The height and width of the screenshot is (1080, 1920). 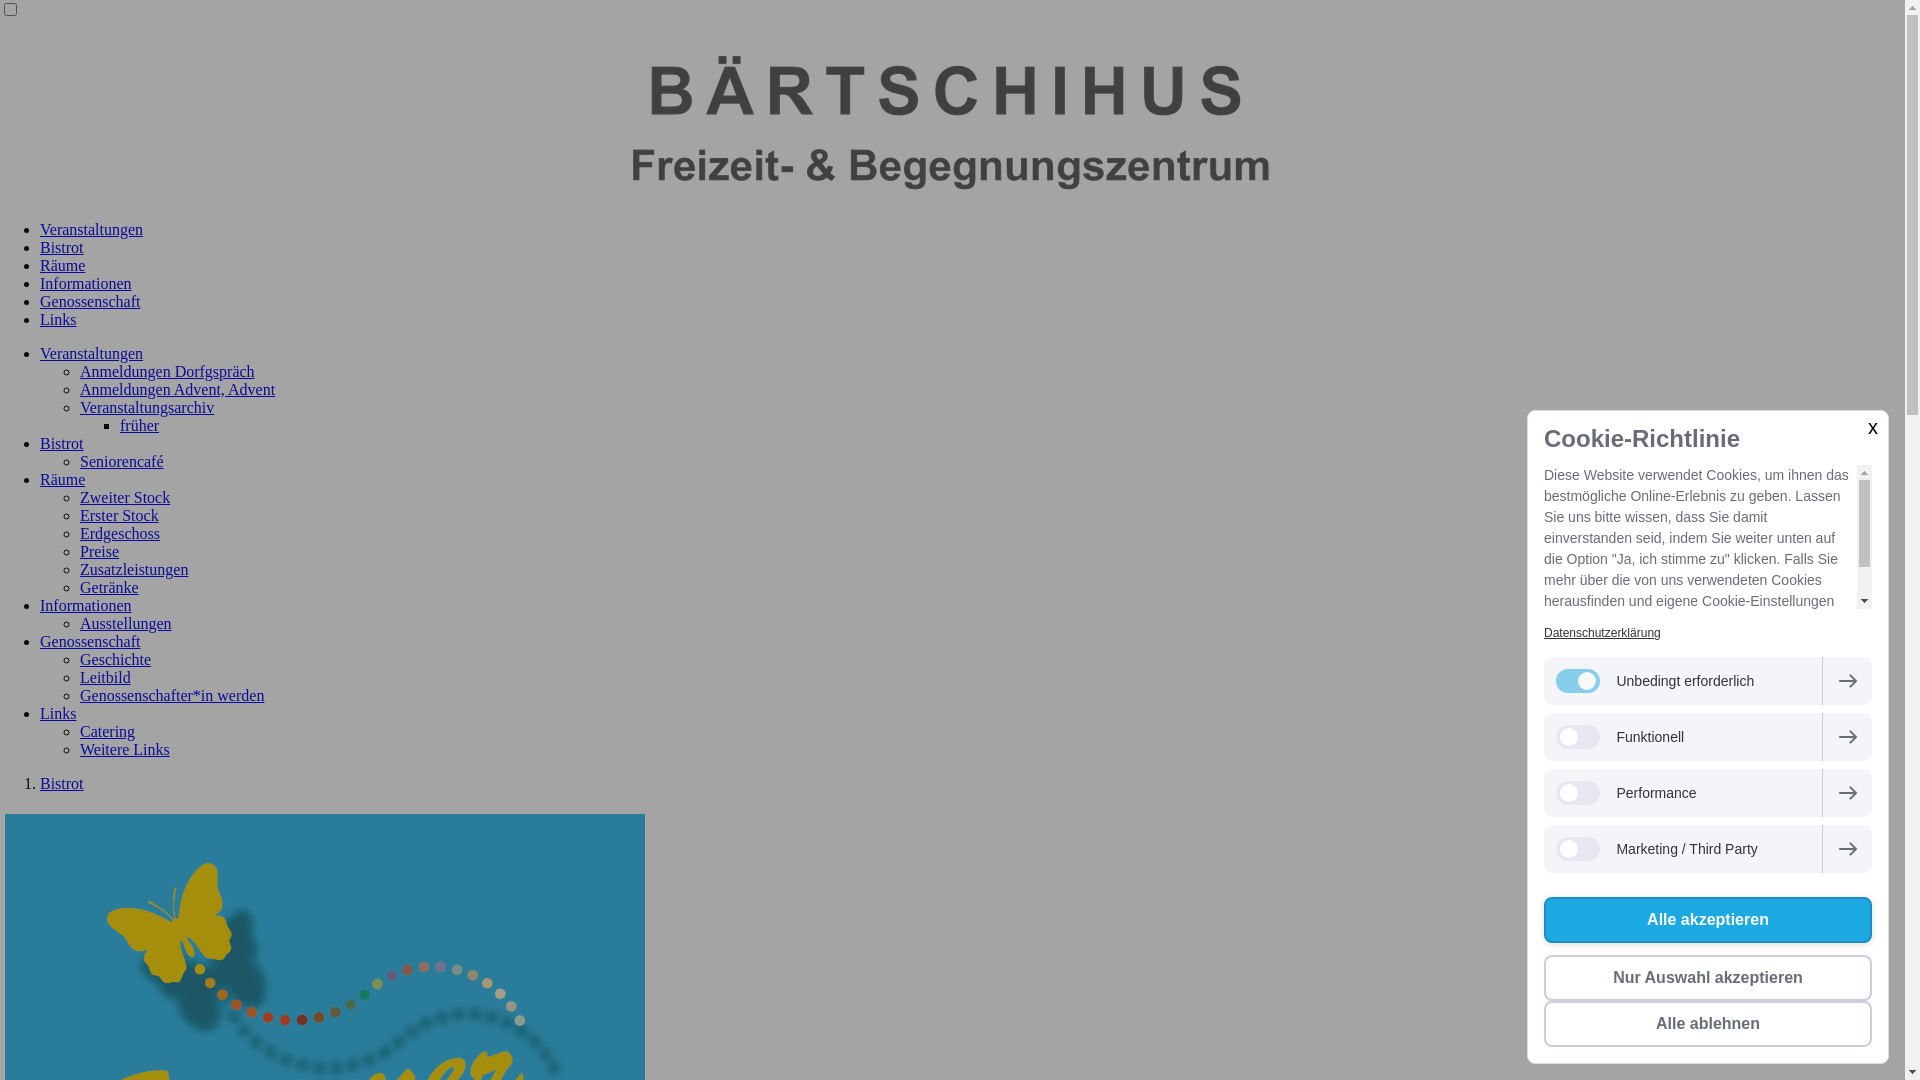 What do you see at coordinates (123, 749) in the screenshot?
I see `'Weitere Links'` at bounding box center [123, 749].